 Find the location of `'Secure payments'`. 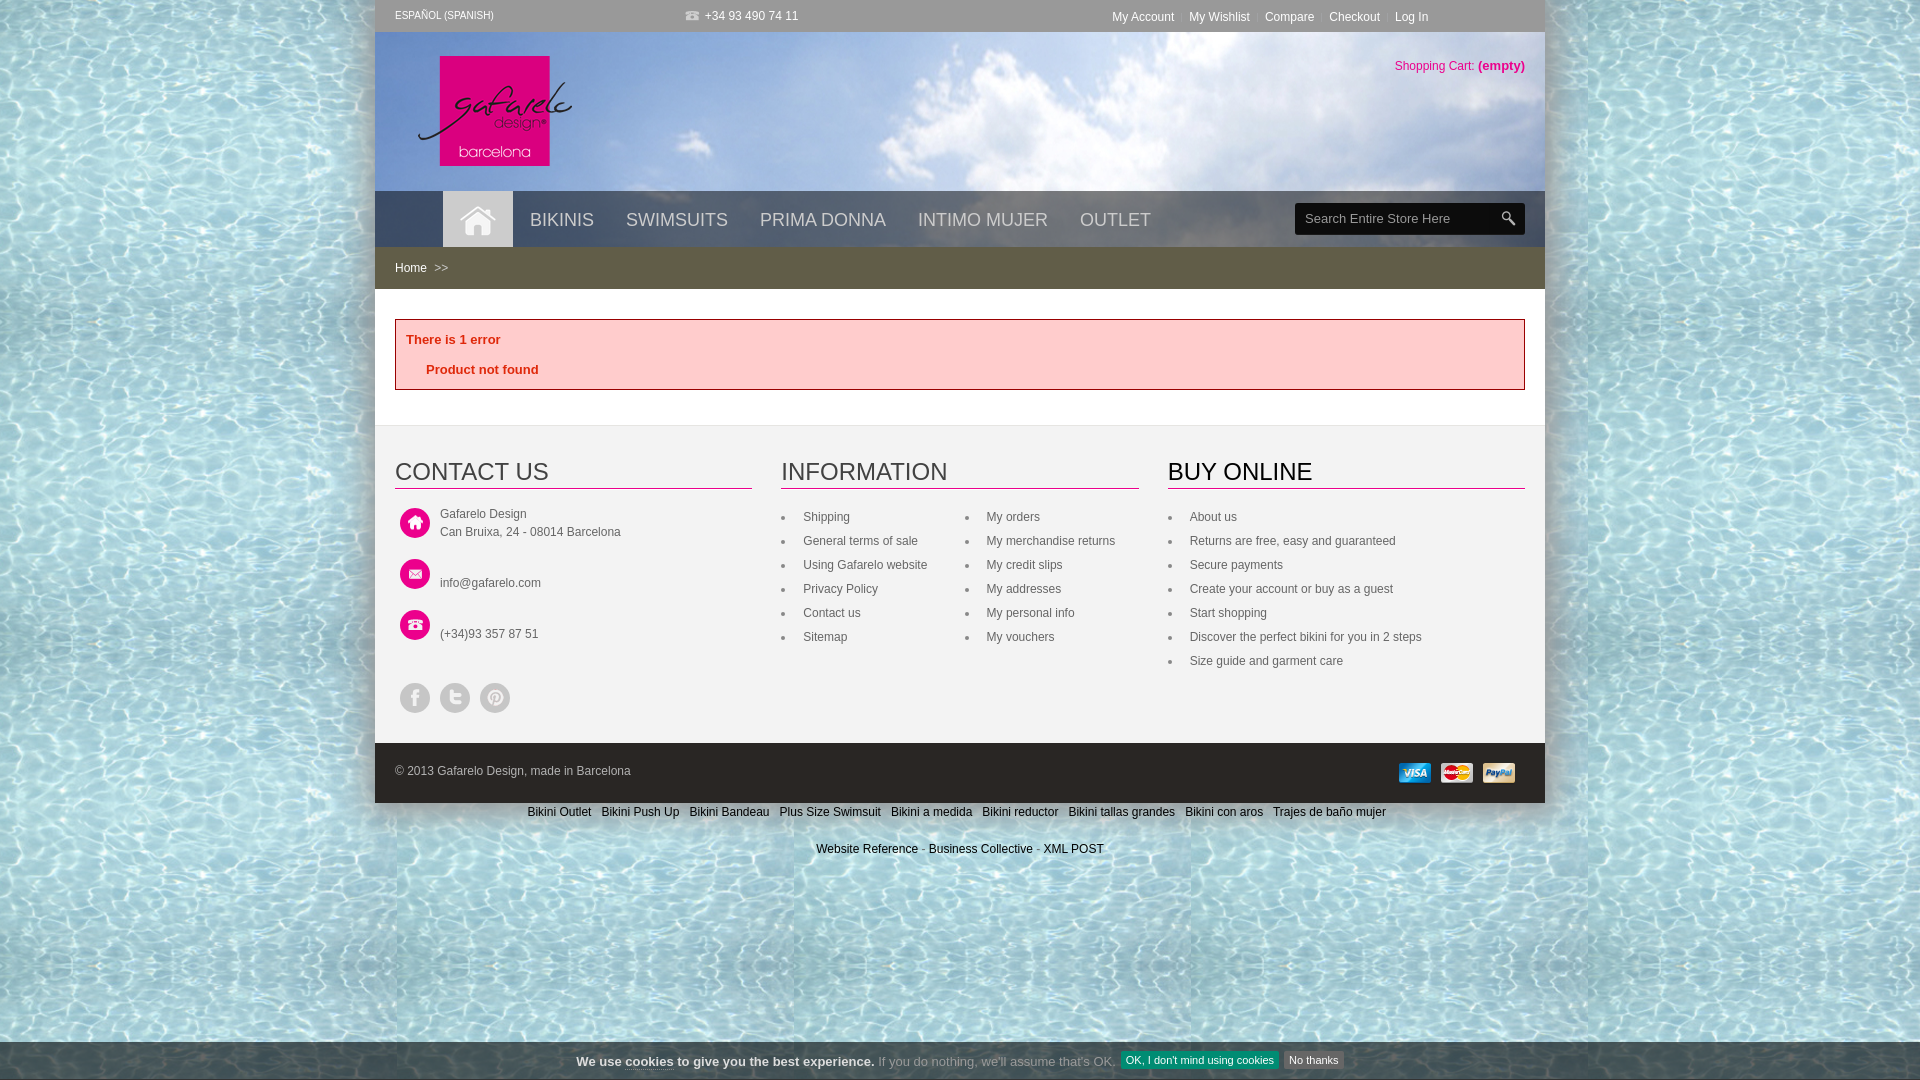

'Secure payments' is located at coordinates (1185, 564).